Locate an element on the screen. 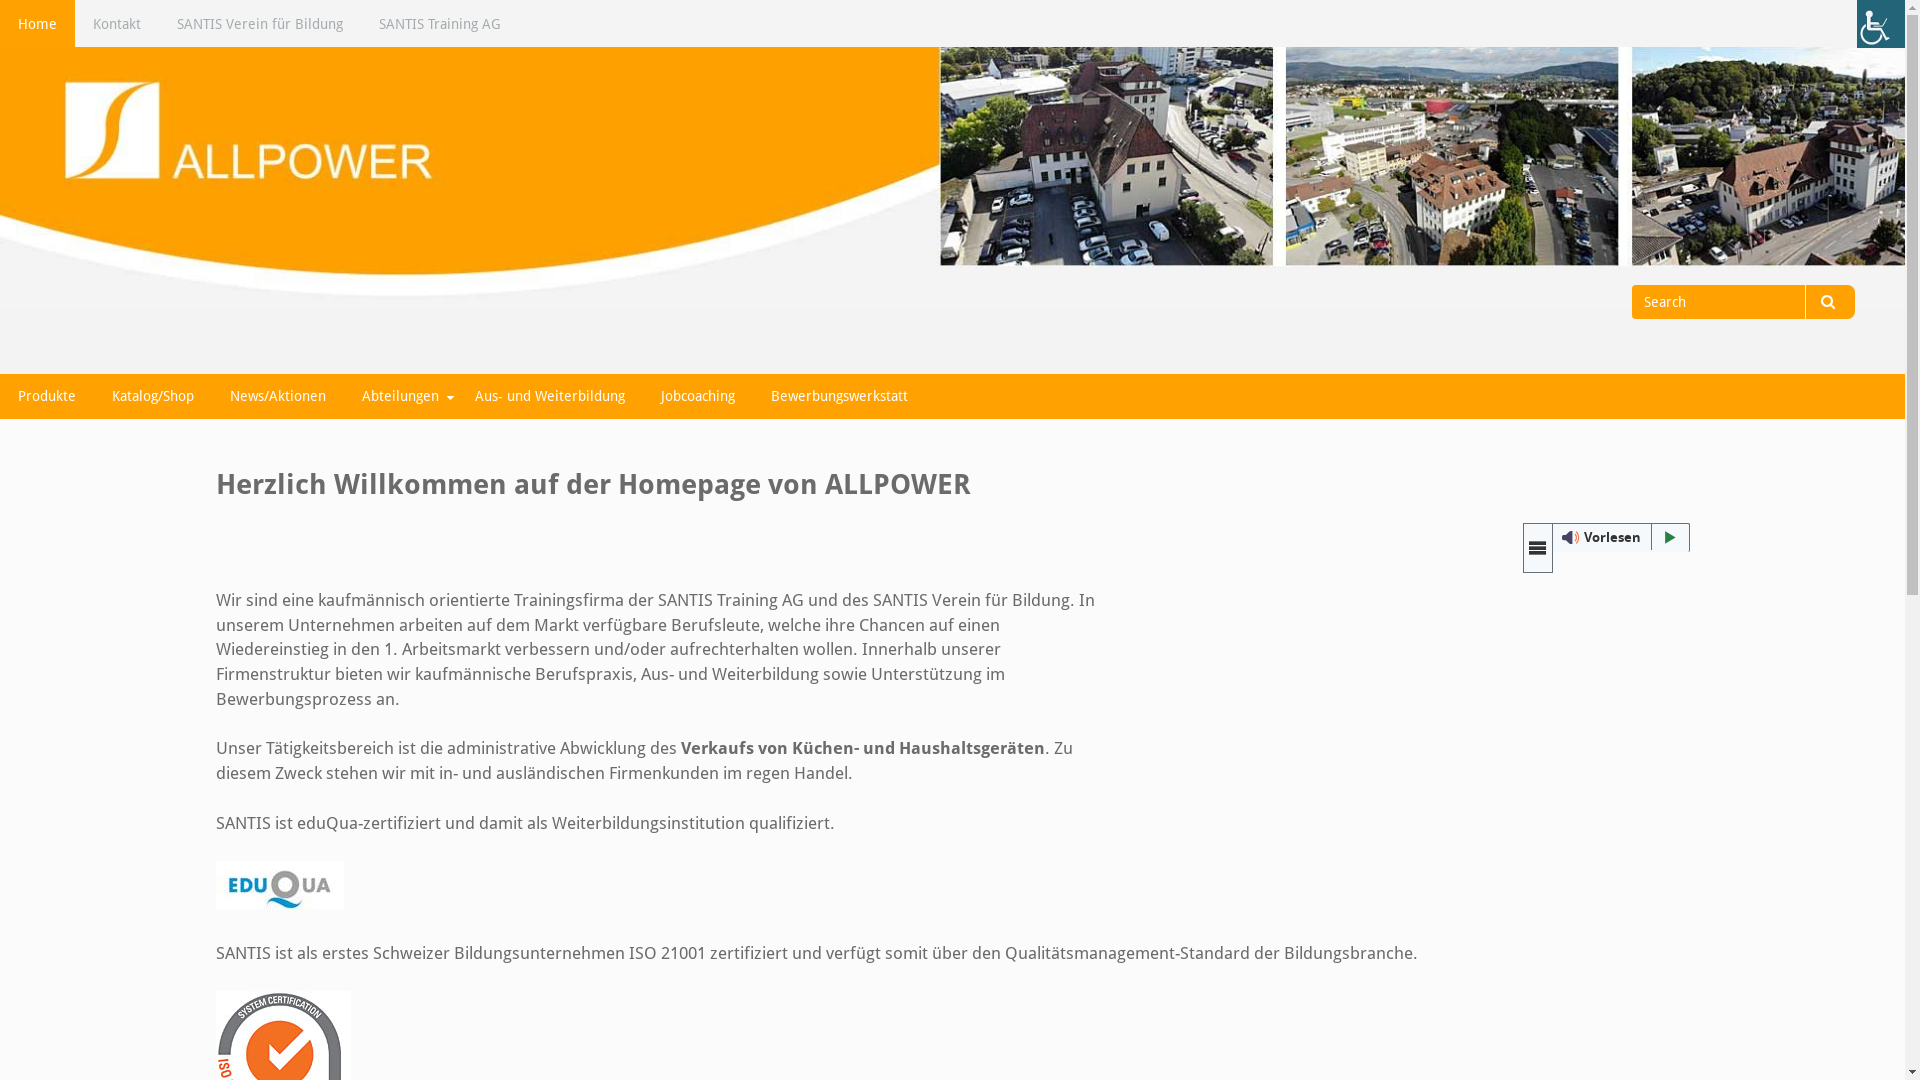 This screenshot has height=1080, width=1920. 'News/Aktionen' is located at coordinates (211, 396).